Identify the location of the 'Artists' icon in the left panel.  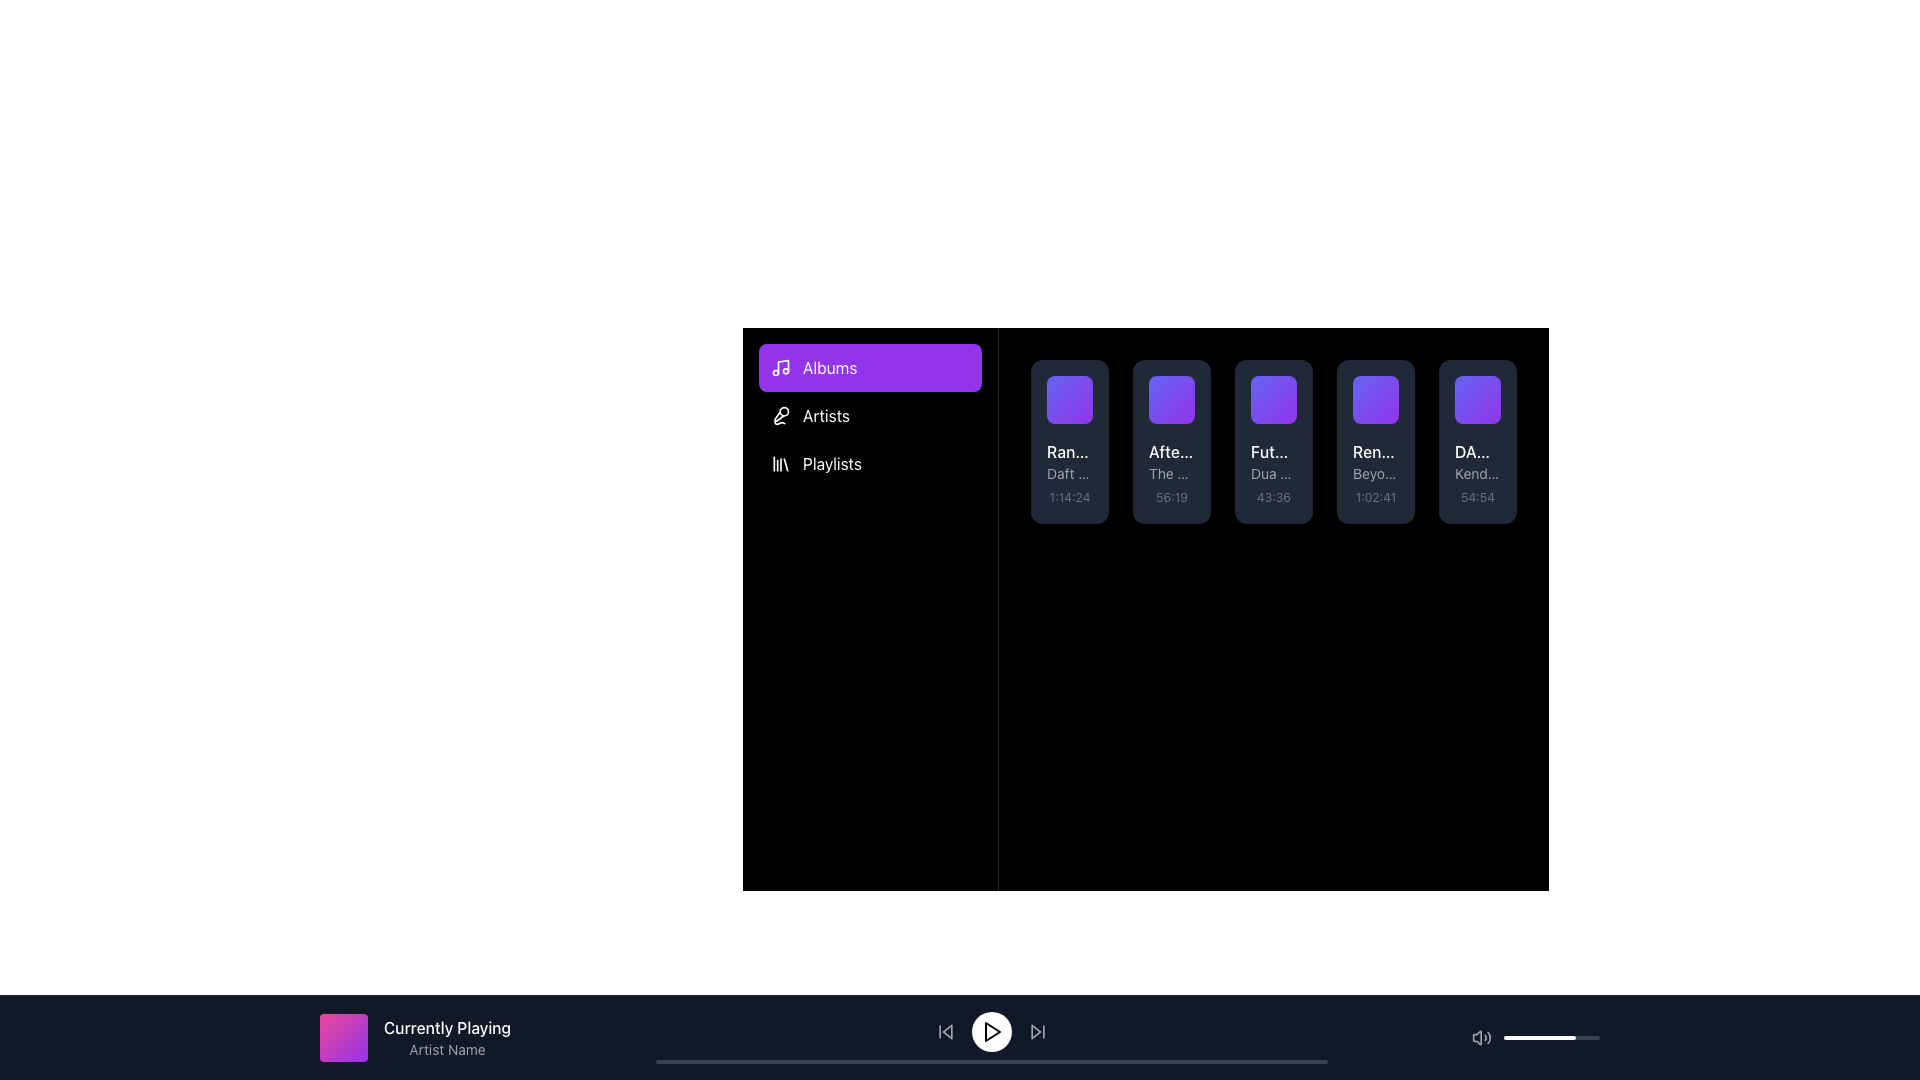
(780, 415).